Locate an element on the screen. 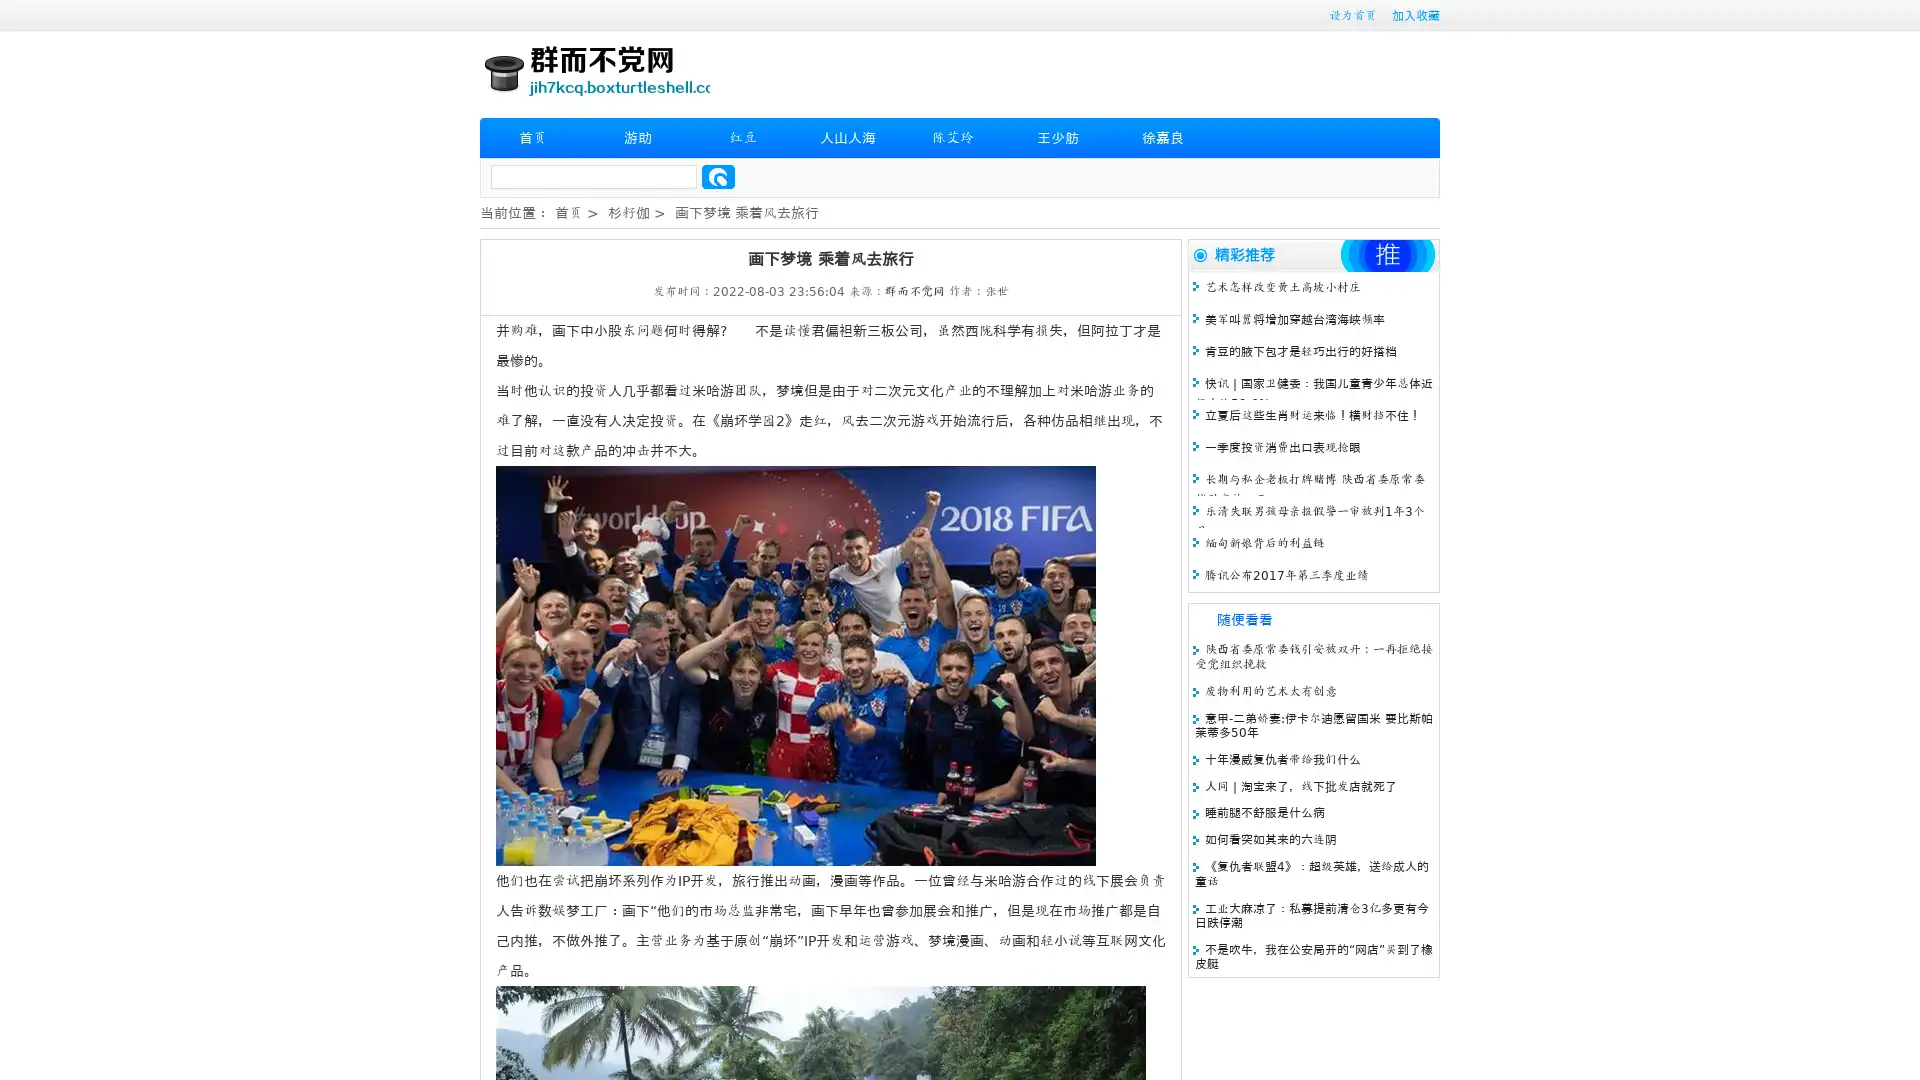  Search is located at coordinates (718, 176).